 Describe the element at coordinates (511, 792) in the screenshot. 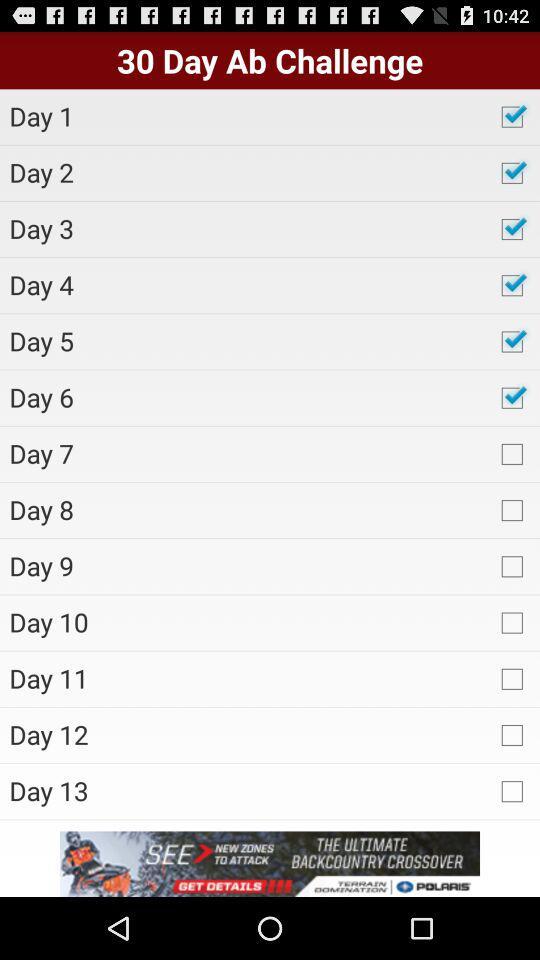

I see `the check box which is after day 13` at that location.